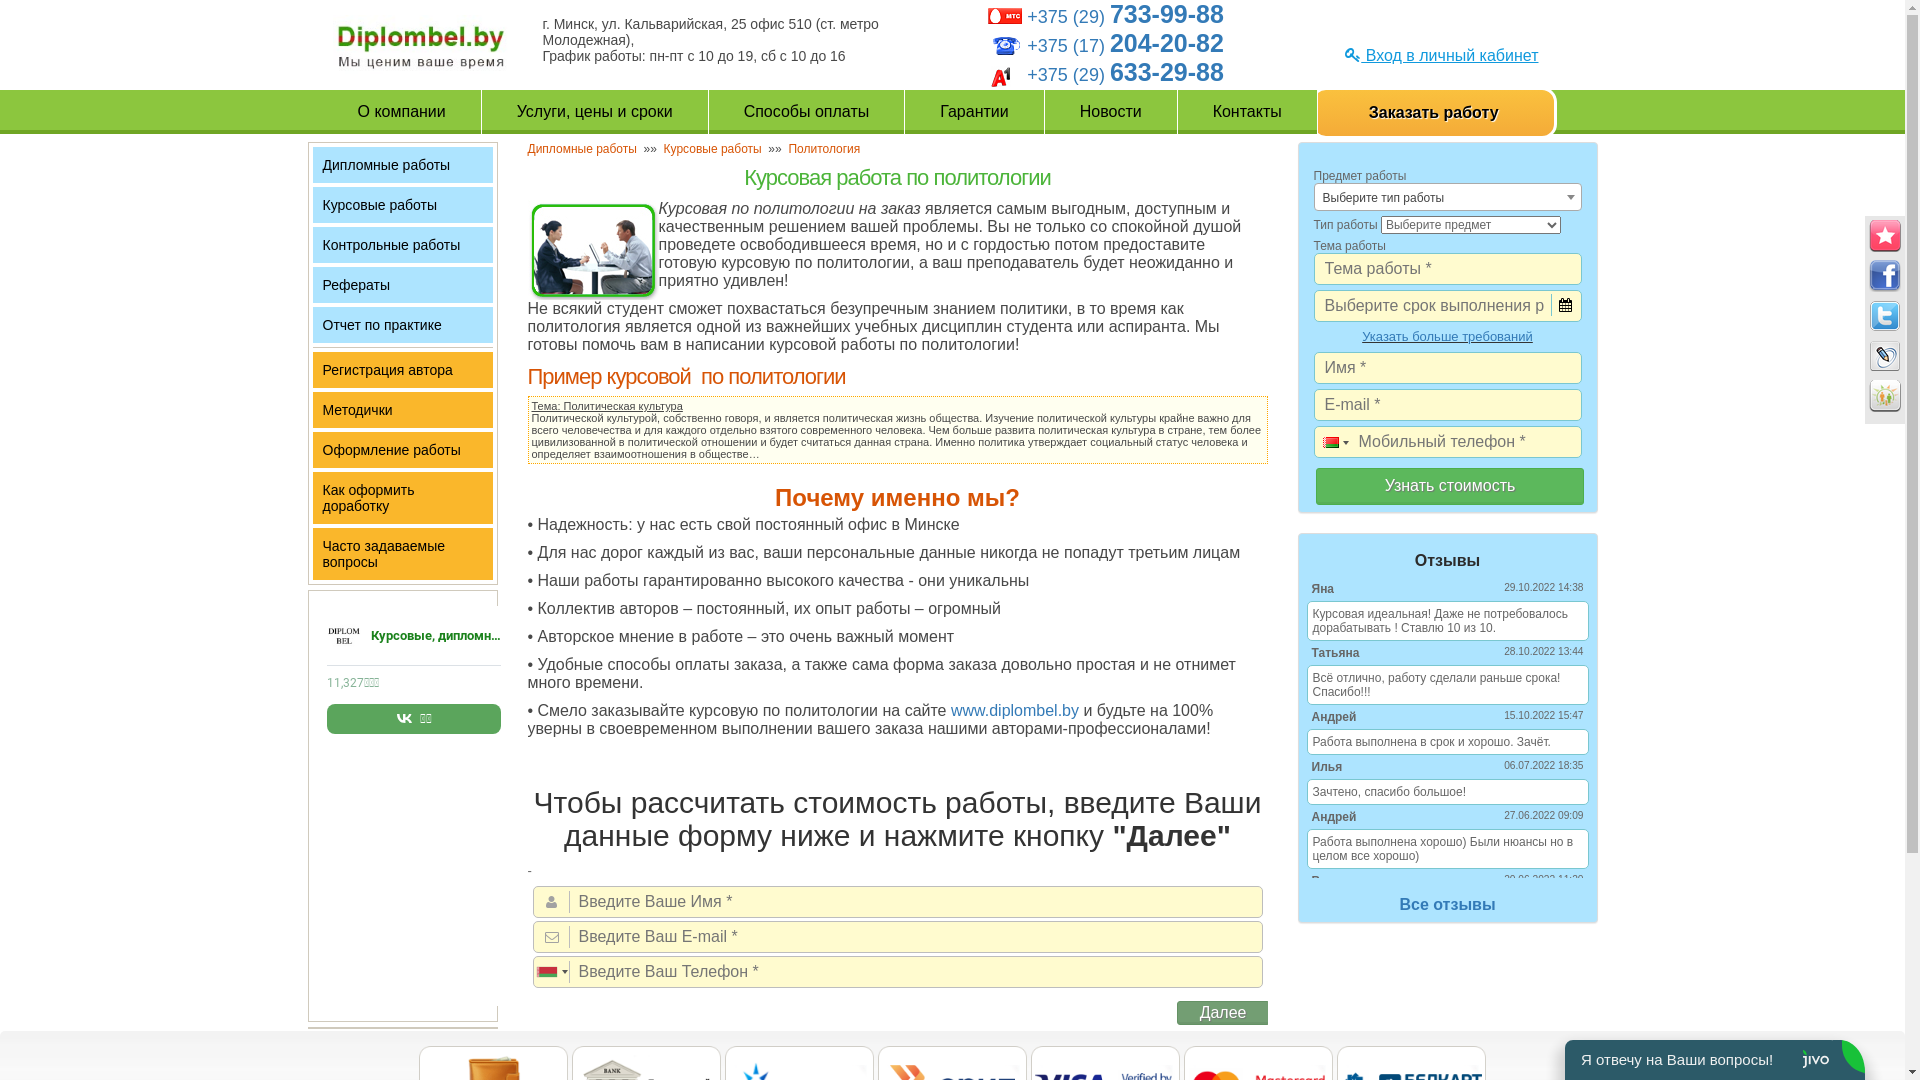  What do you see at coordinates (1027, 45) in the screenshot?
I see `'+375 (17) 204-20-82'` at bounding box center [1027, 45].